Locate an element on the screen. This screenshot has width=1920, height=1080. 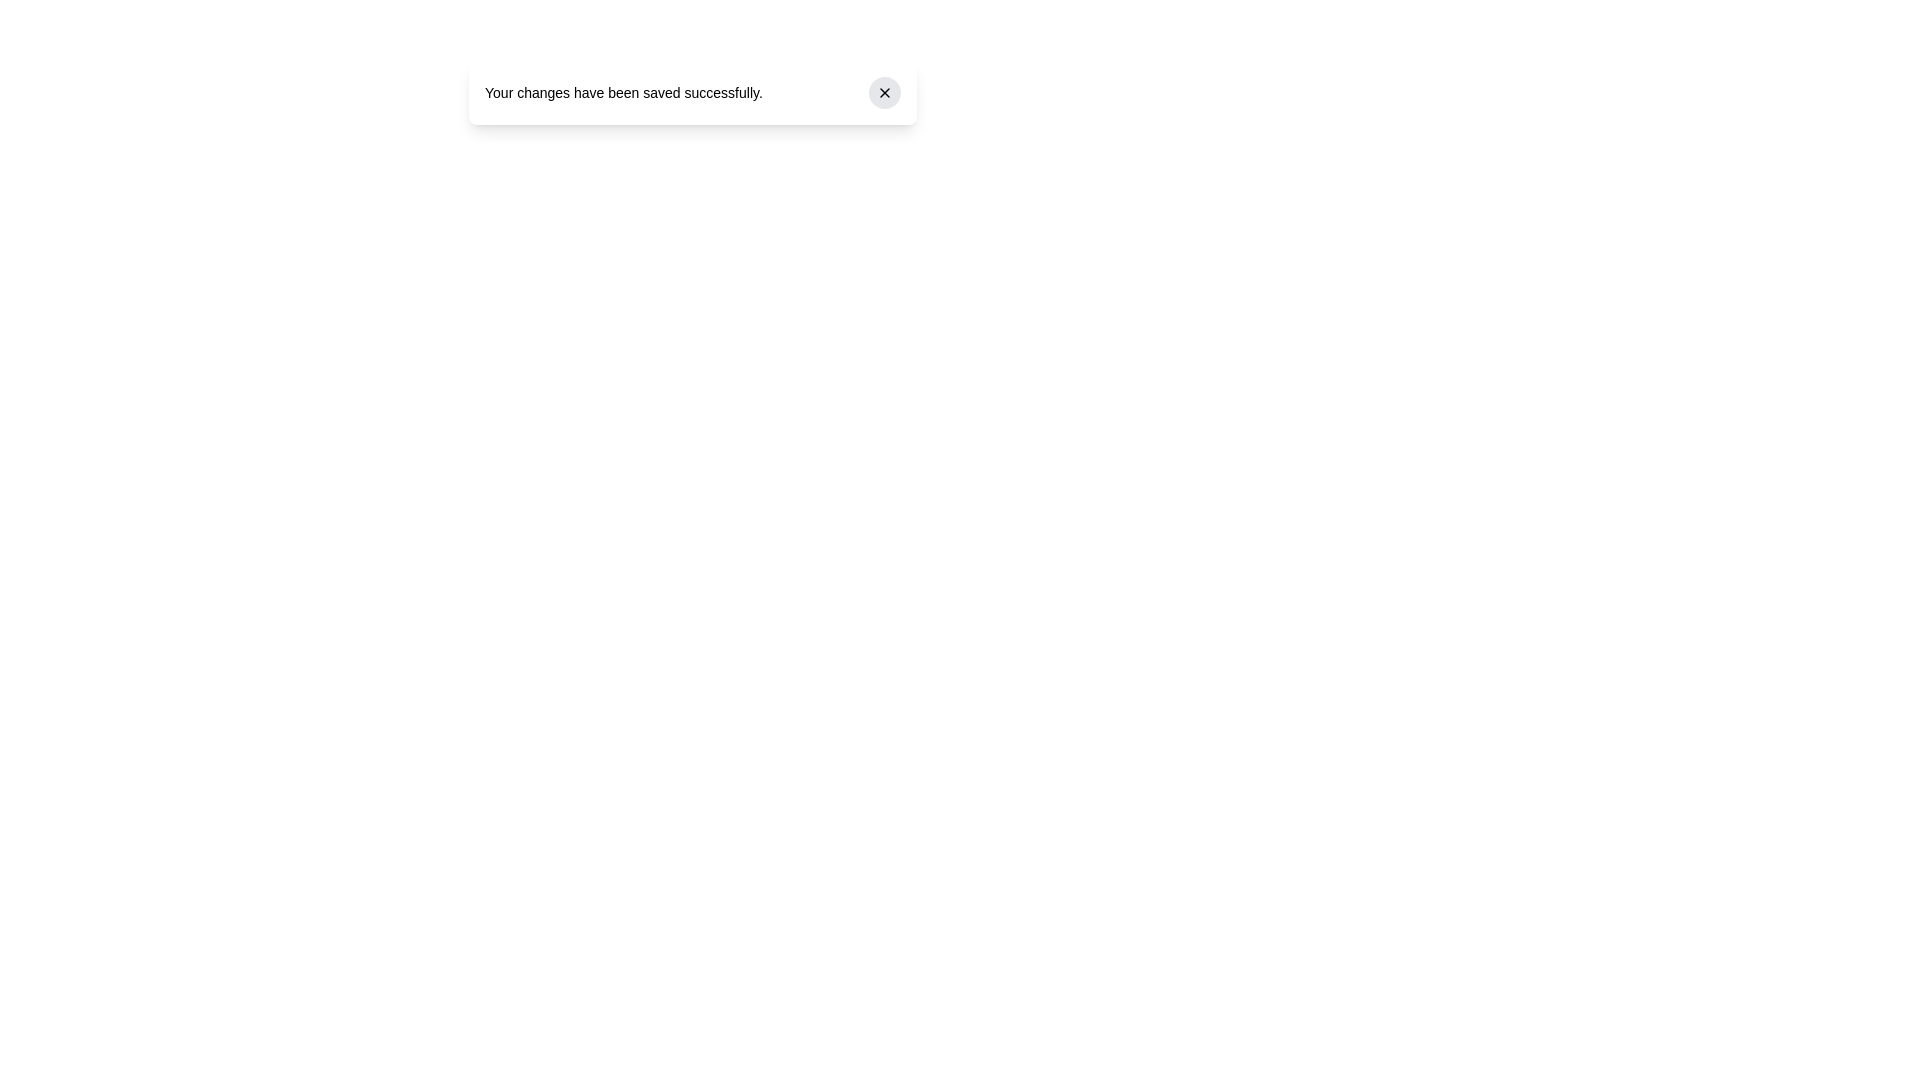
notification message displayed in the green notification banner that states, 'Your changes have been saved successfully.' is located at coordinates (692, 92).